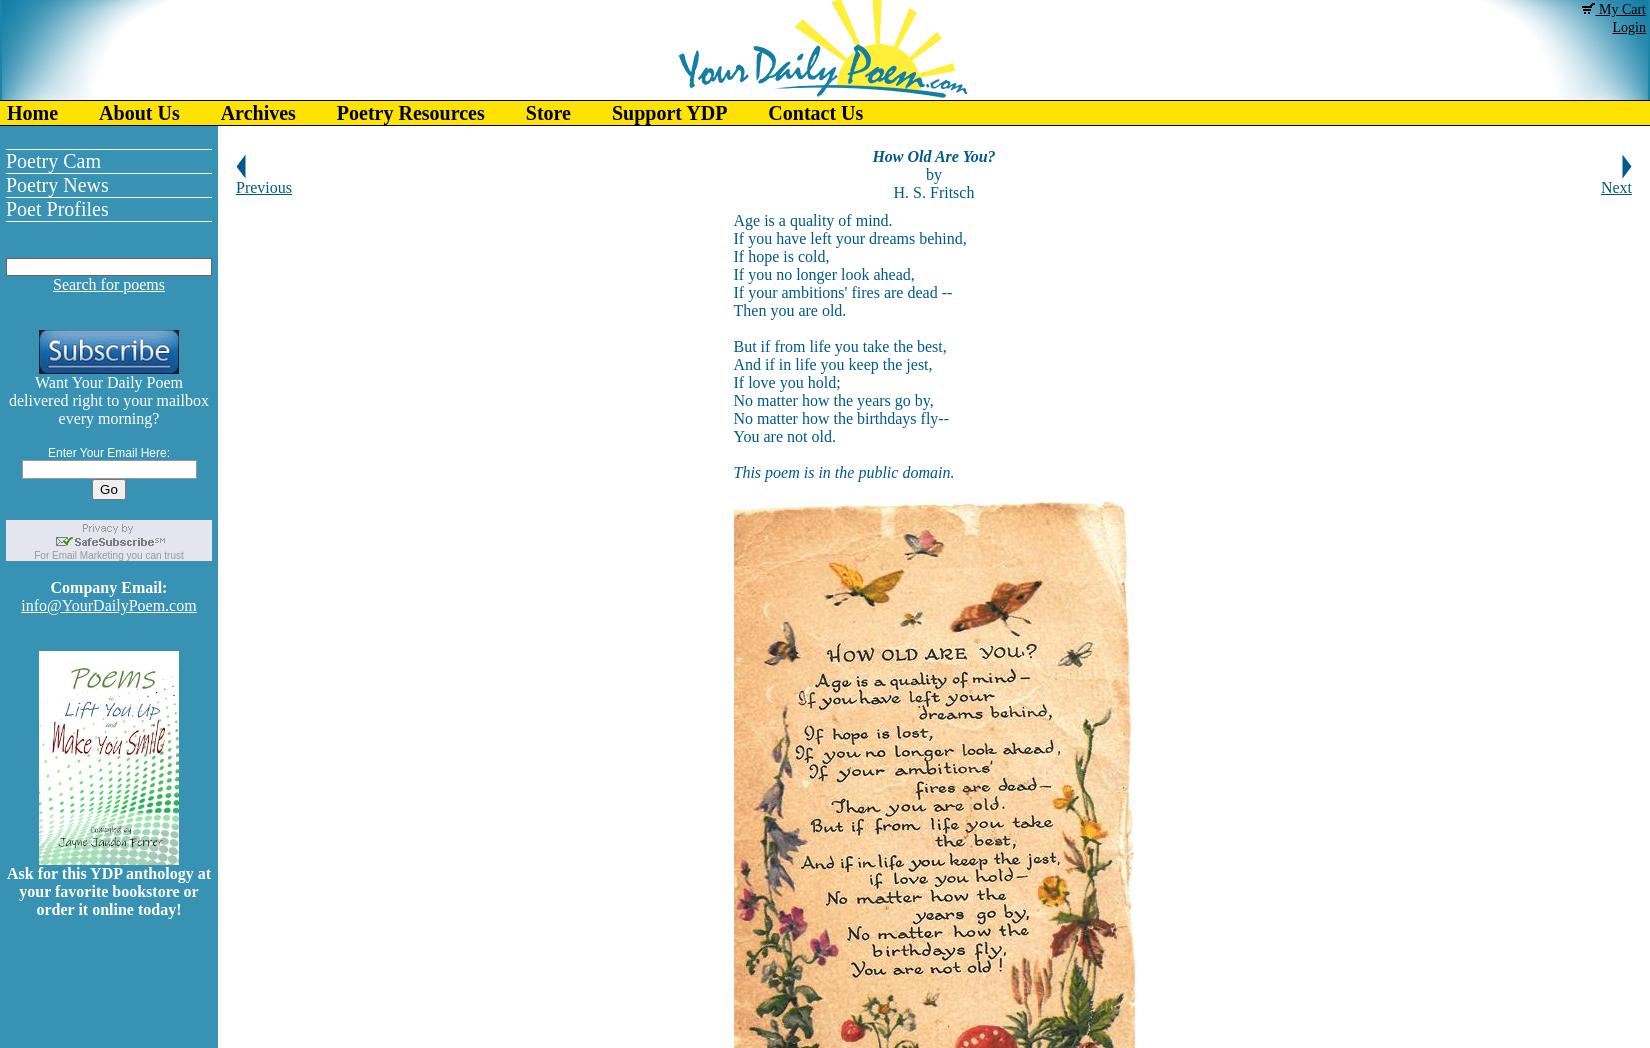 The width and height of the screenshot is (1650, 1048). Describe the element at coordinates (933, 191) in the screenshot. I see `'H. S. Fritsch'` at that location.